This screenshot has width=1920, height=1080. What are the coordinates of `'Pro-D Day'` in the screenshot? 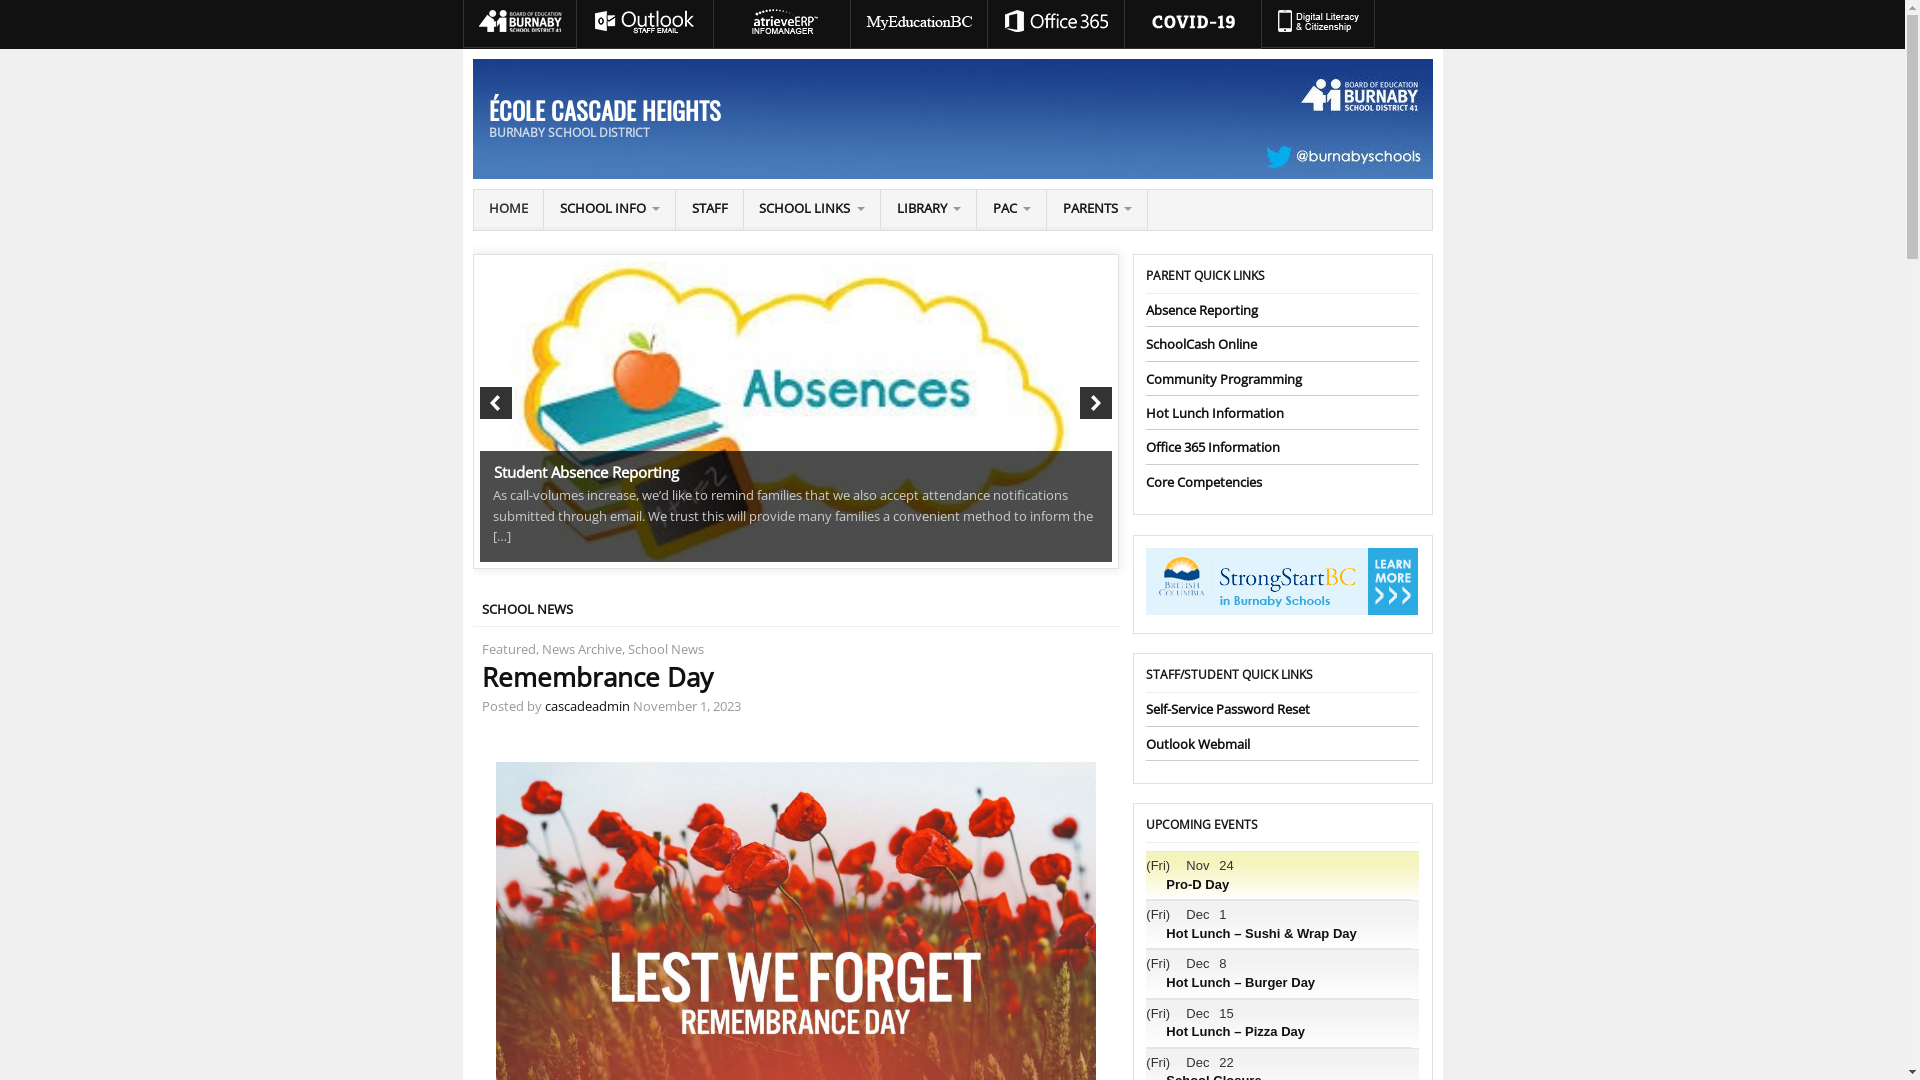 It's located at (1192, 893).